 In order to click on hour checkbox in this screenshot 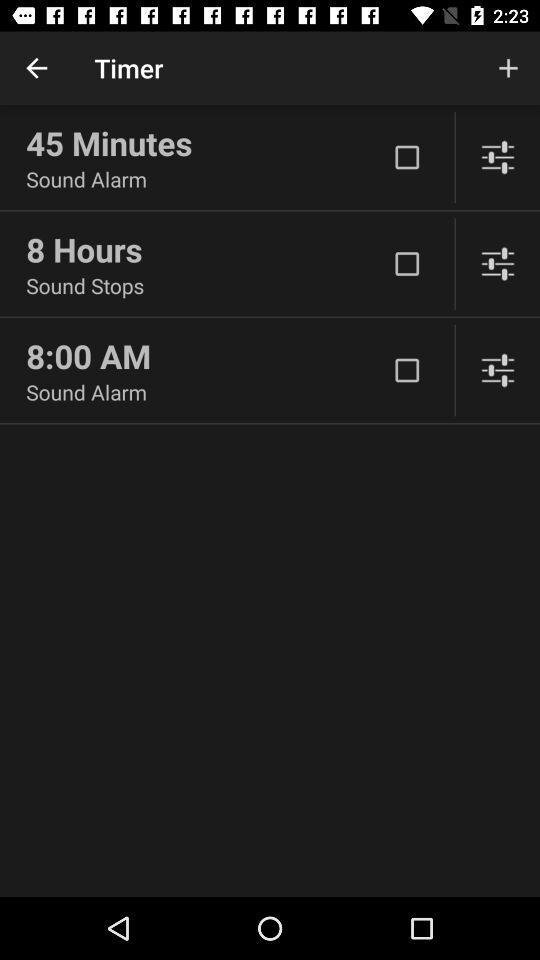, I will do `click(406, 263)`.